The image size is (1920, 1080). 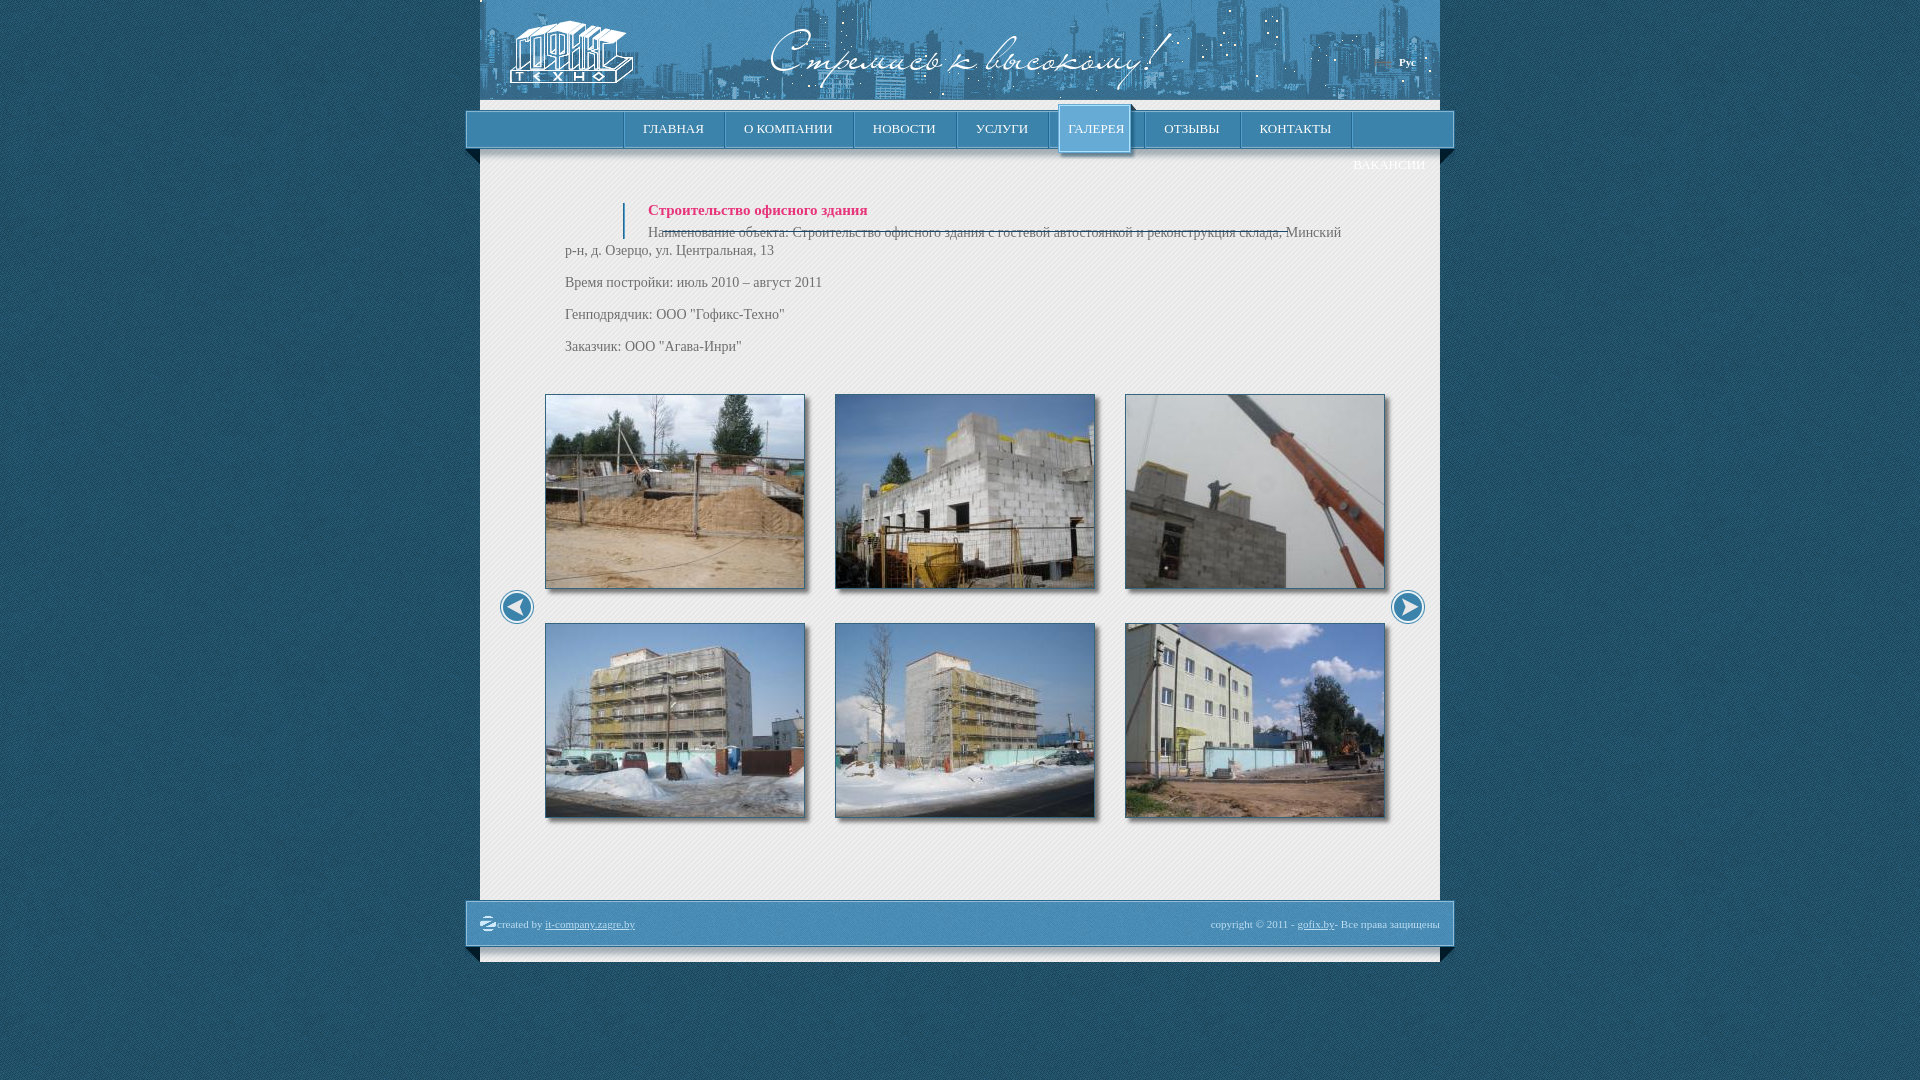 I want to click on 'it-company.zagre.by', so click(x=545, y=924).